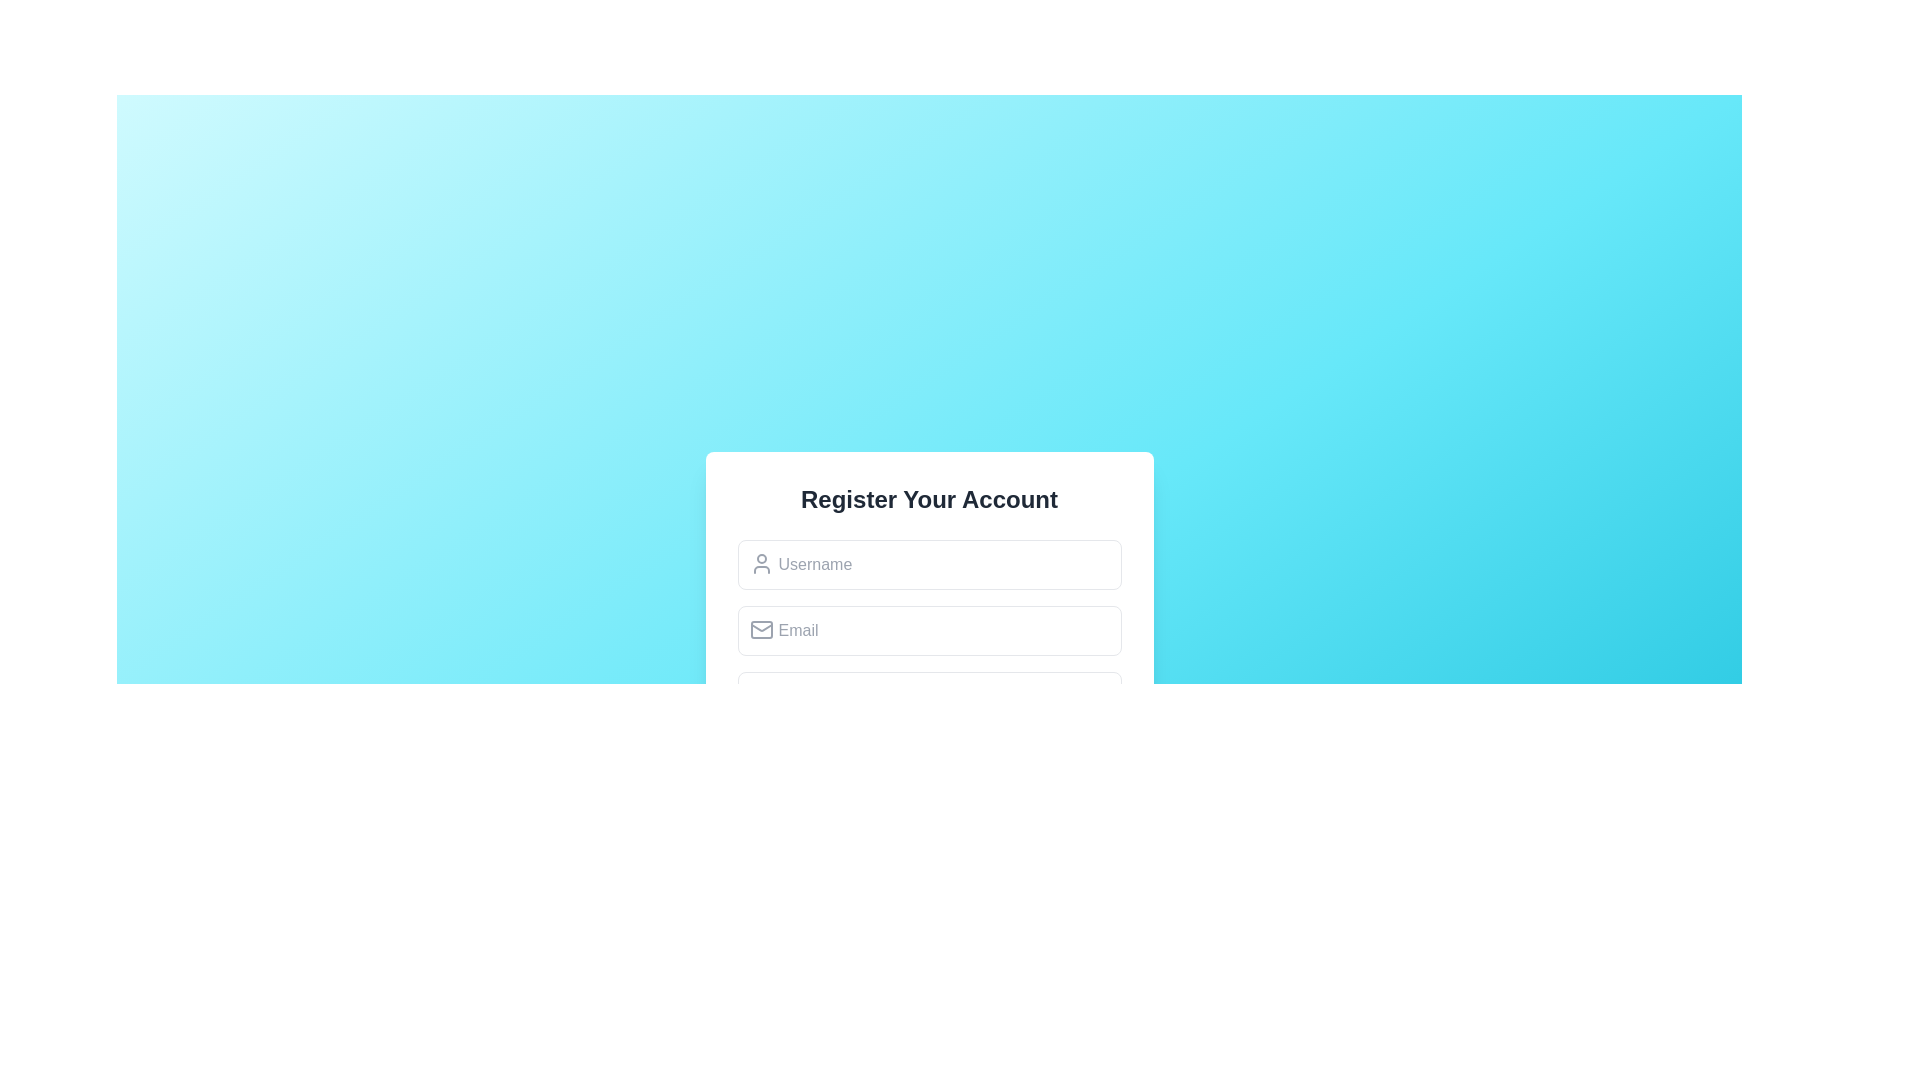 The height and width of the screenshot is (1080, 1920). I want to click on the rectangular component of the 'mail' icon group, which serves as the base of the envelope shape located under the 'Register Your Account' header, aligned with the 'Email' text field, so click(760, 628).